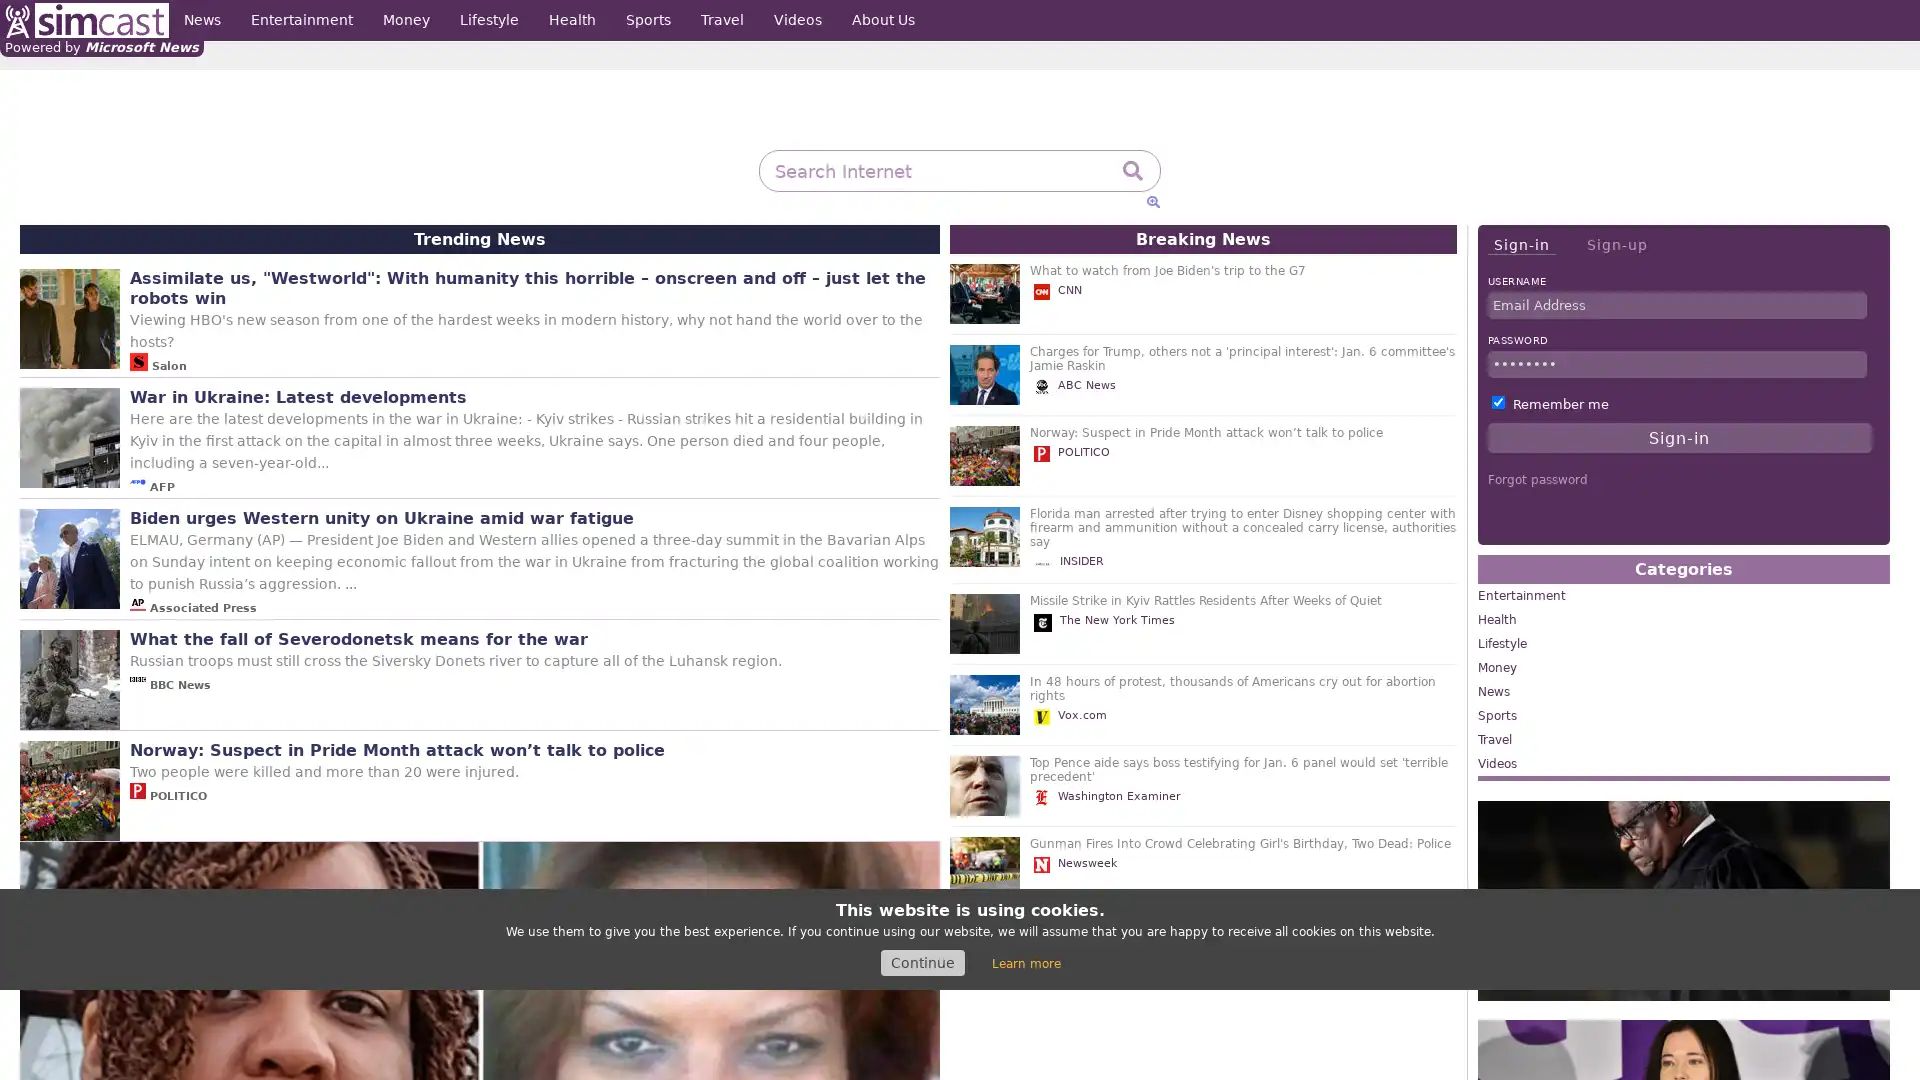 This screenshot has width=1920, height=1080. Describe the element at coordinates (1520, 244) in the screenshot. I see `Sign-in` at that location.